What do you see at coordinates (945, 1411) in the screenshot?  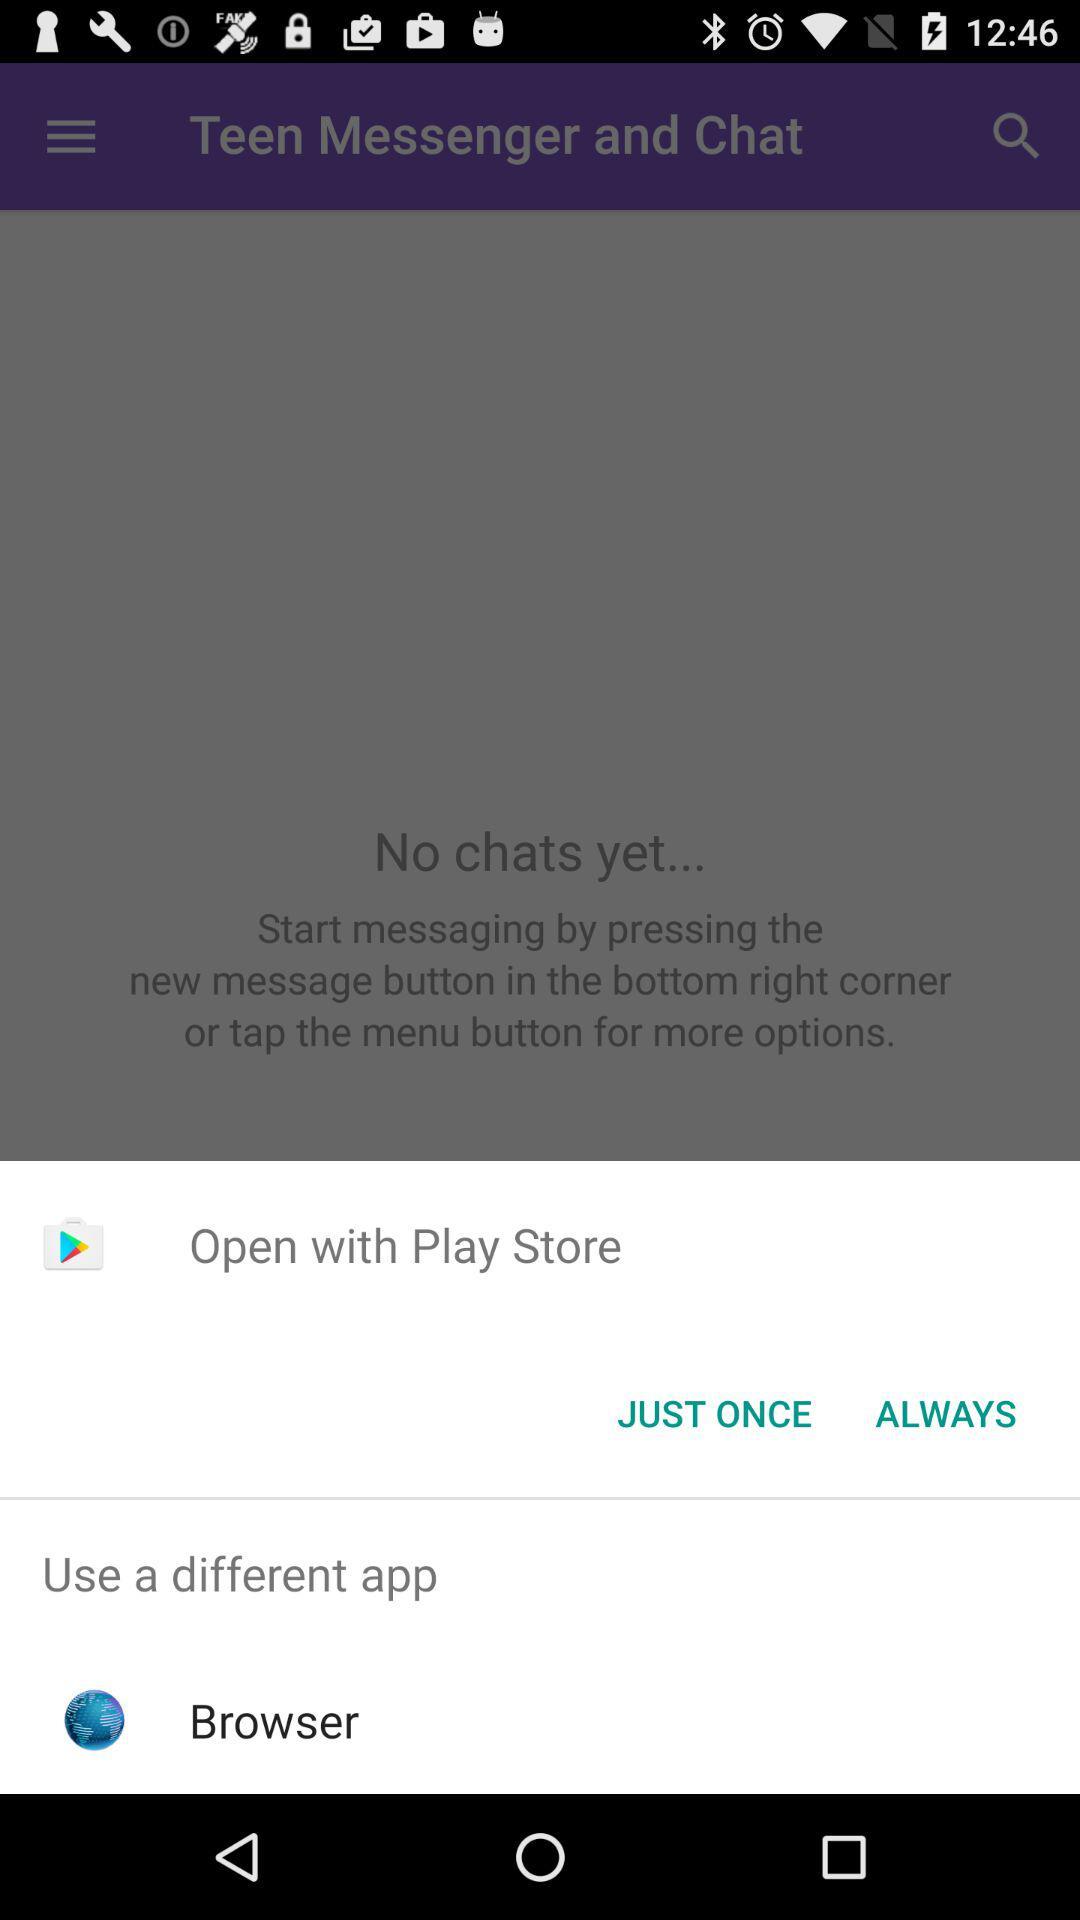 I see `always item` at bounding box center [945, 1411].